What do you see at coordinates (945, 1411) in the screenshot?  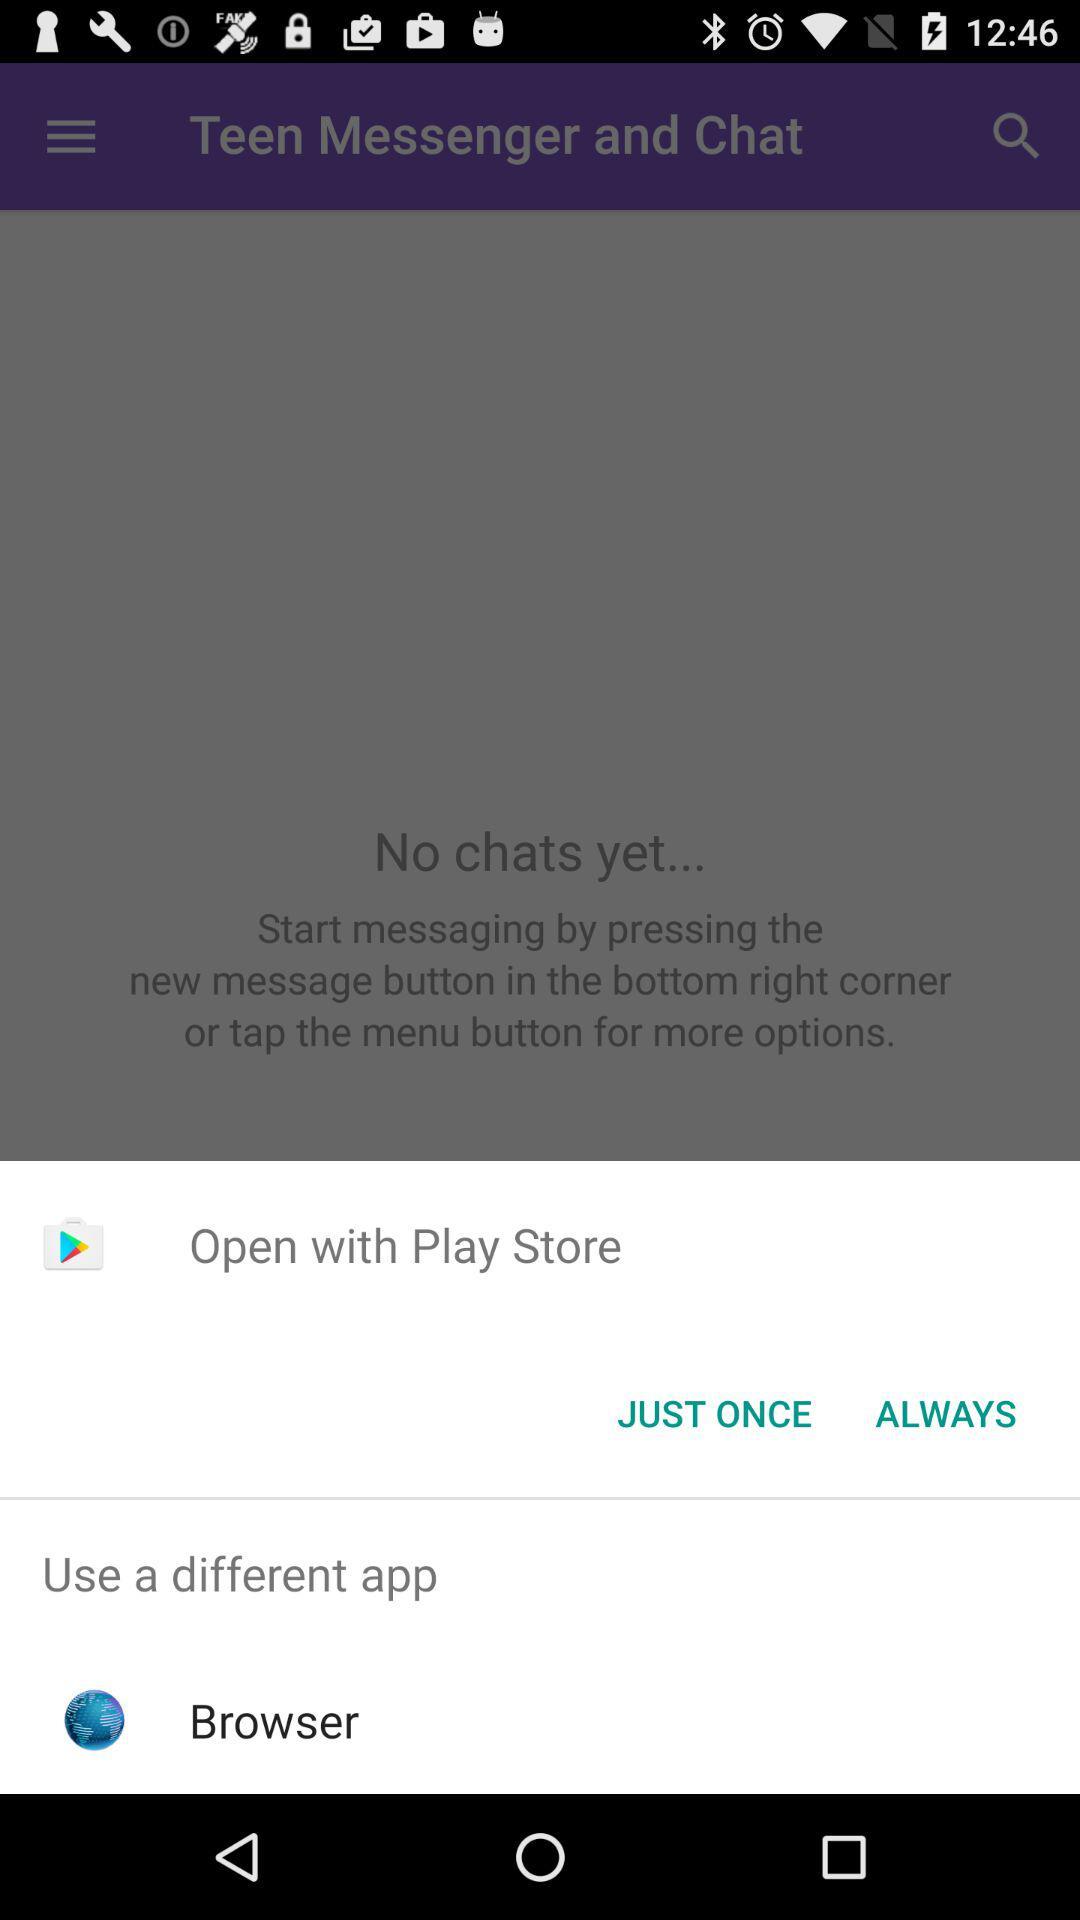 I see `always item` at bounding box center [945, 1411].